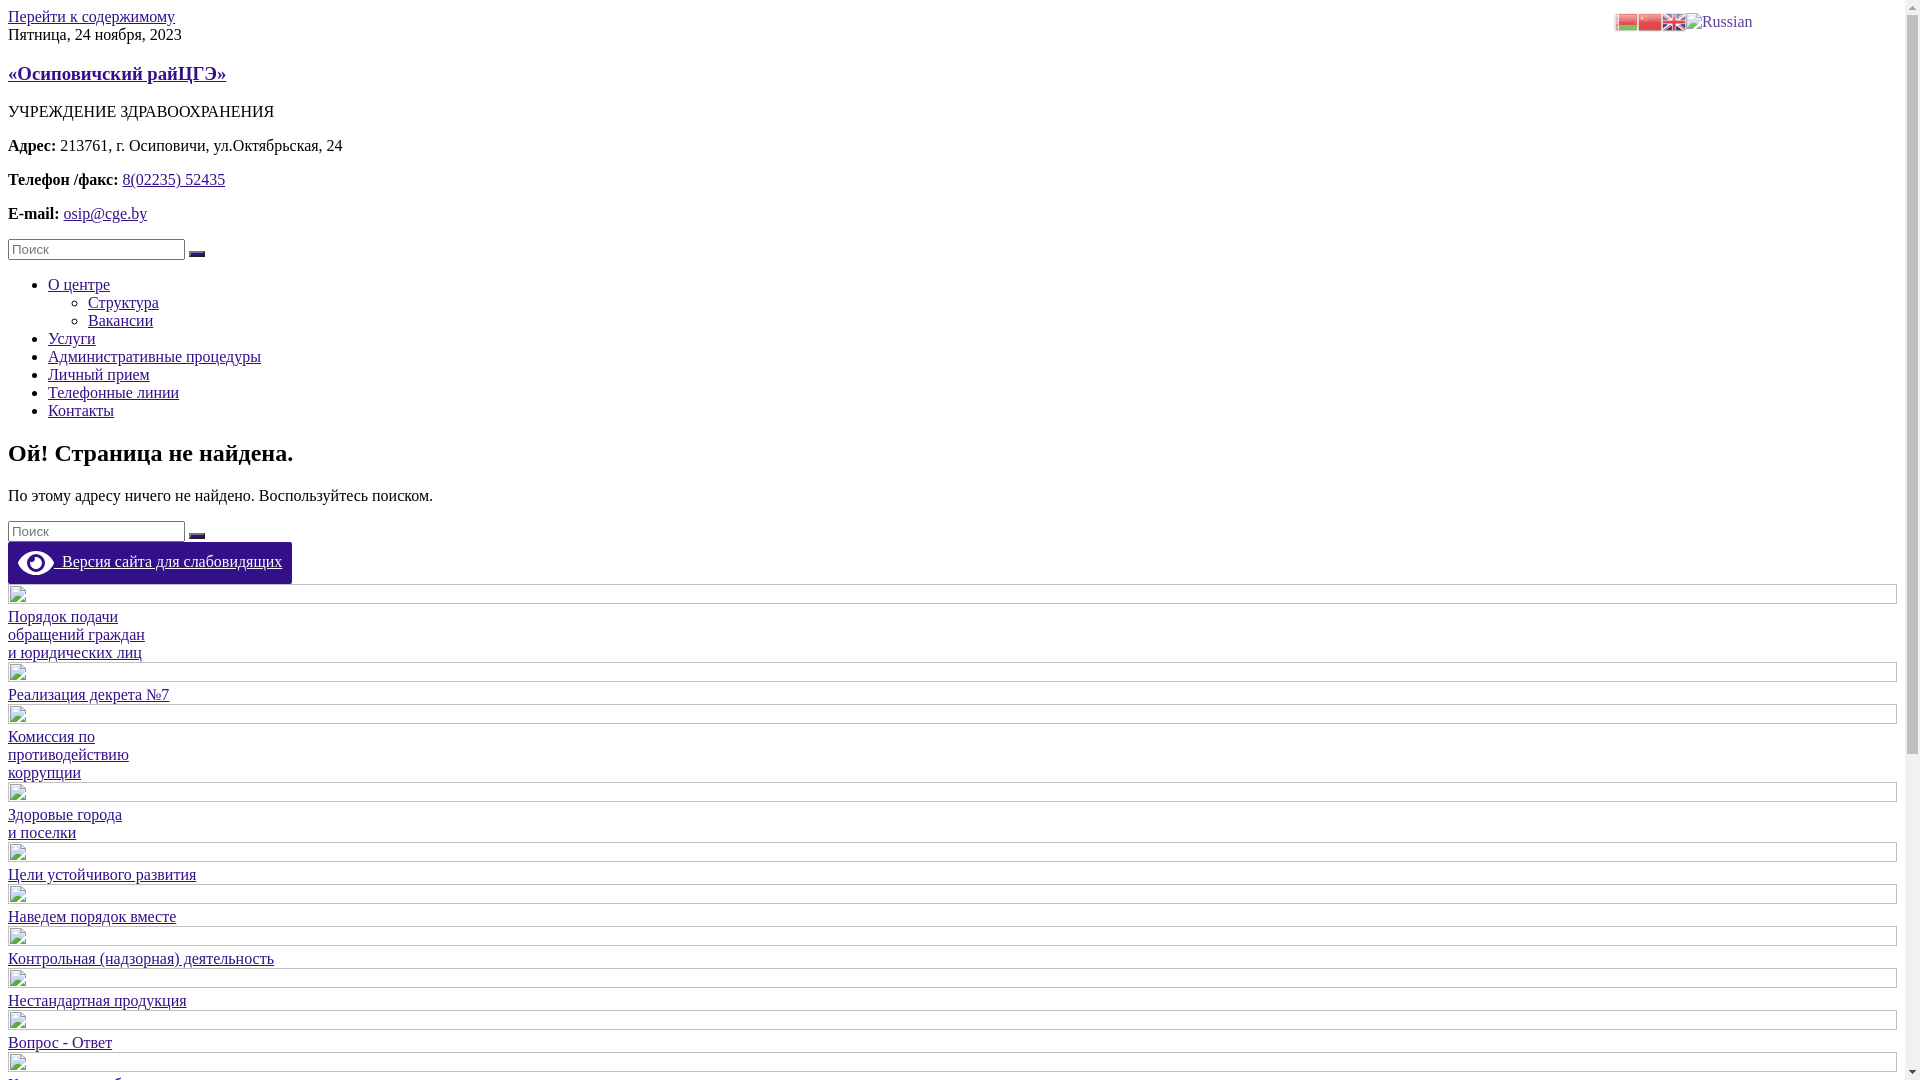 The width and height of the screenshot is (1920, 1080). I want to click on 'Russian', so click(1718, 20).